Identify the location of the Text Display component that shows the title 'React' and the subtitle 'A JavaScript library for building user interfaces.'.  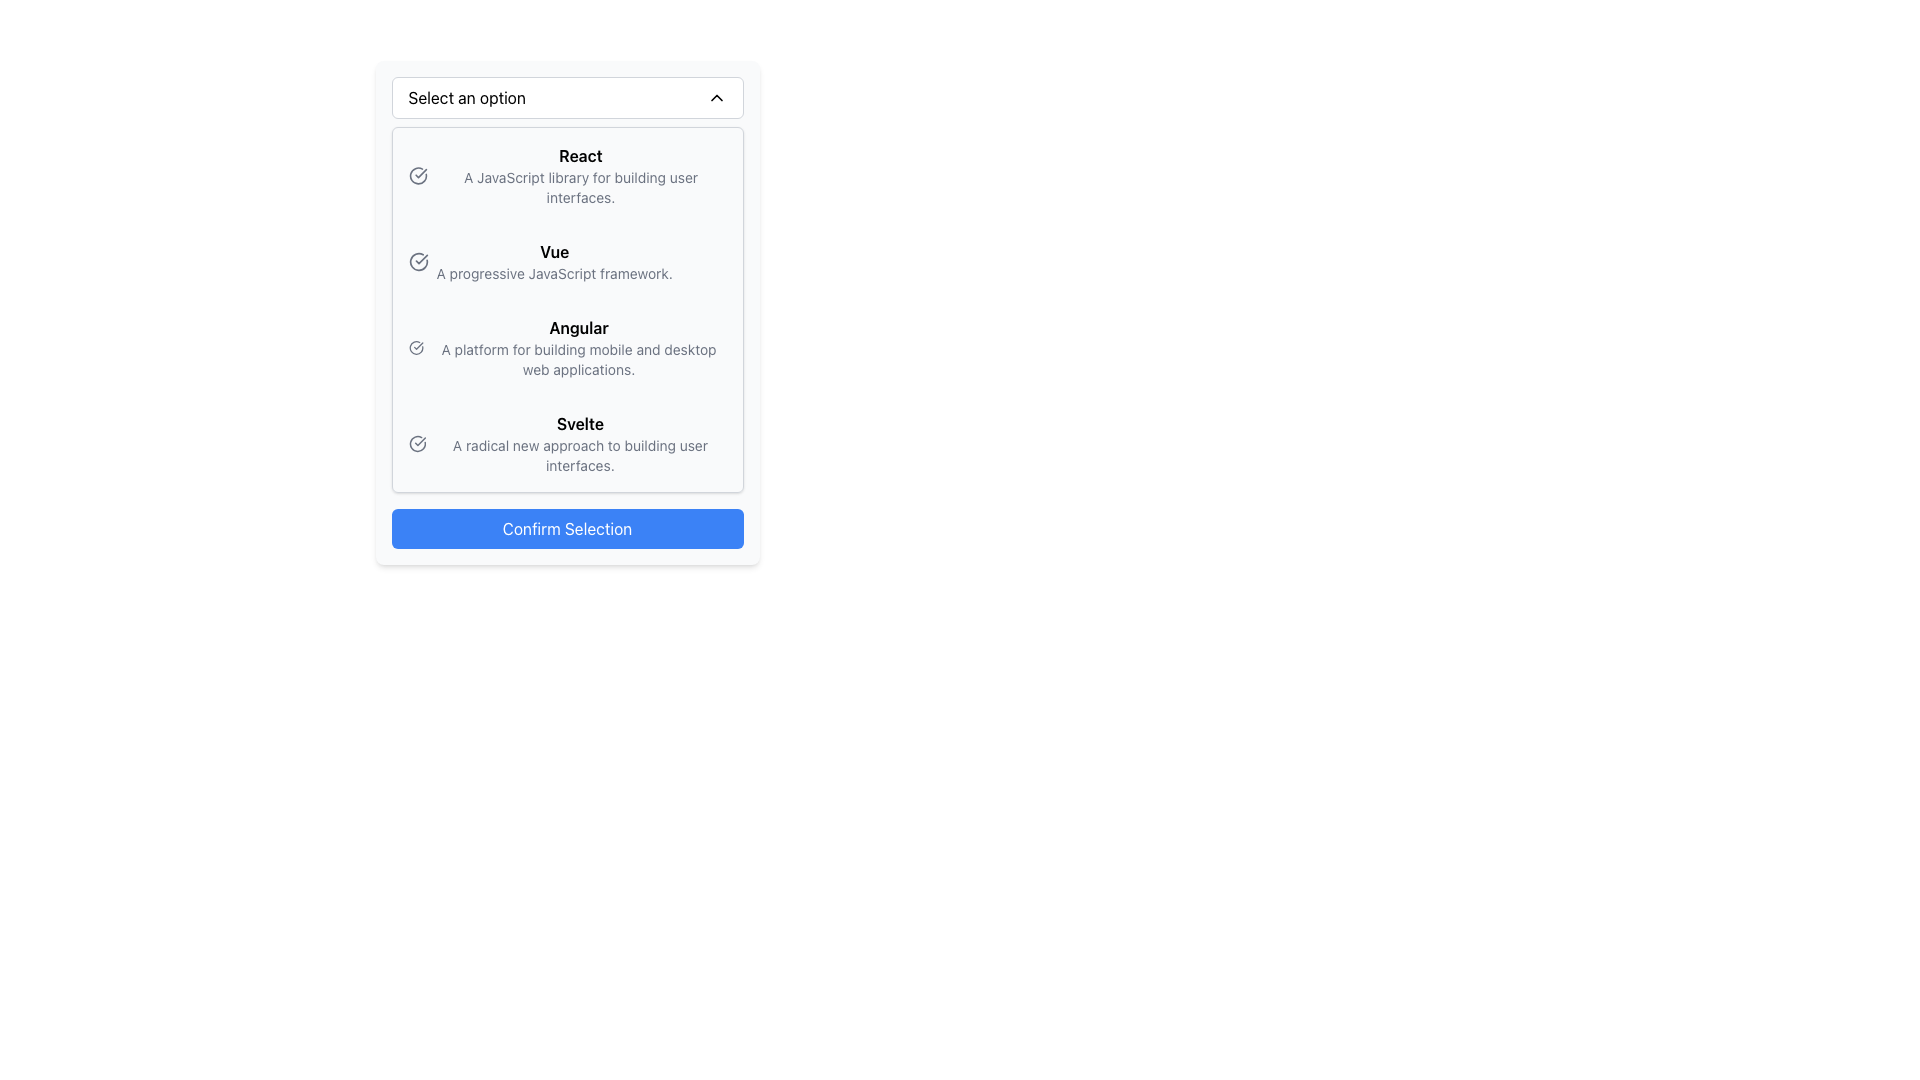
(579, 175).